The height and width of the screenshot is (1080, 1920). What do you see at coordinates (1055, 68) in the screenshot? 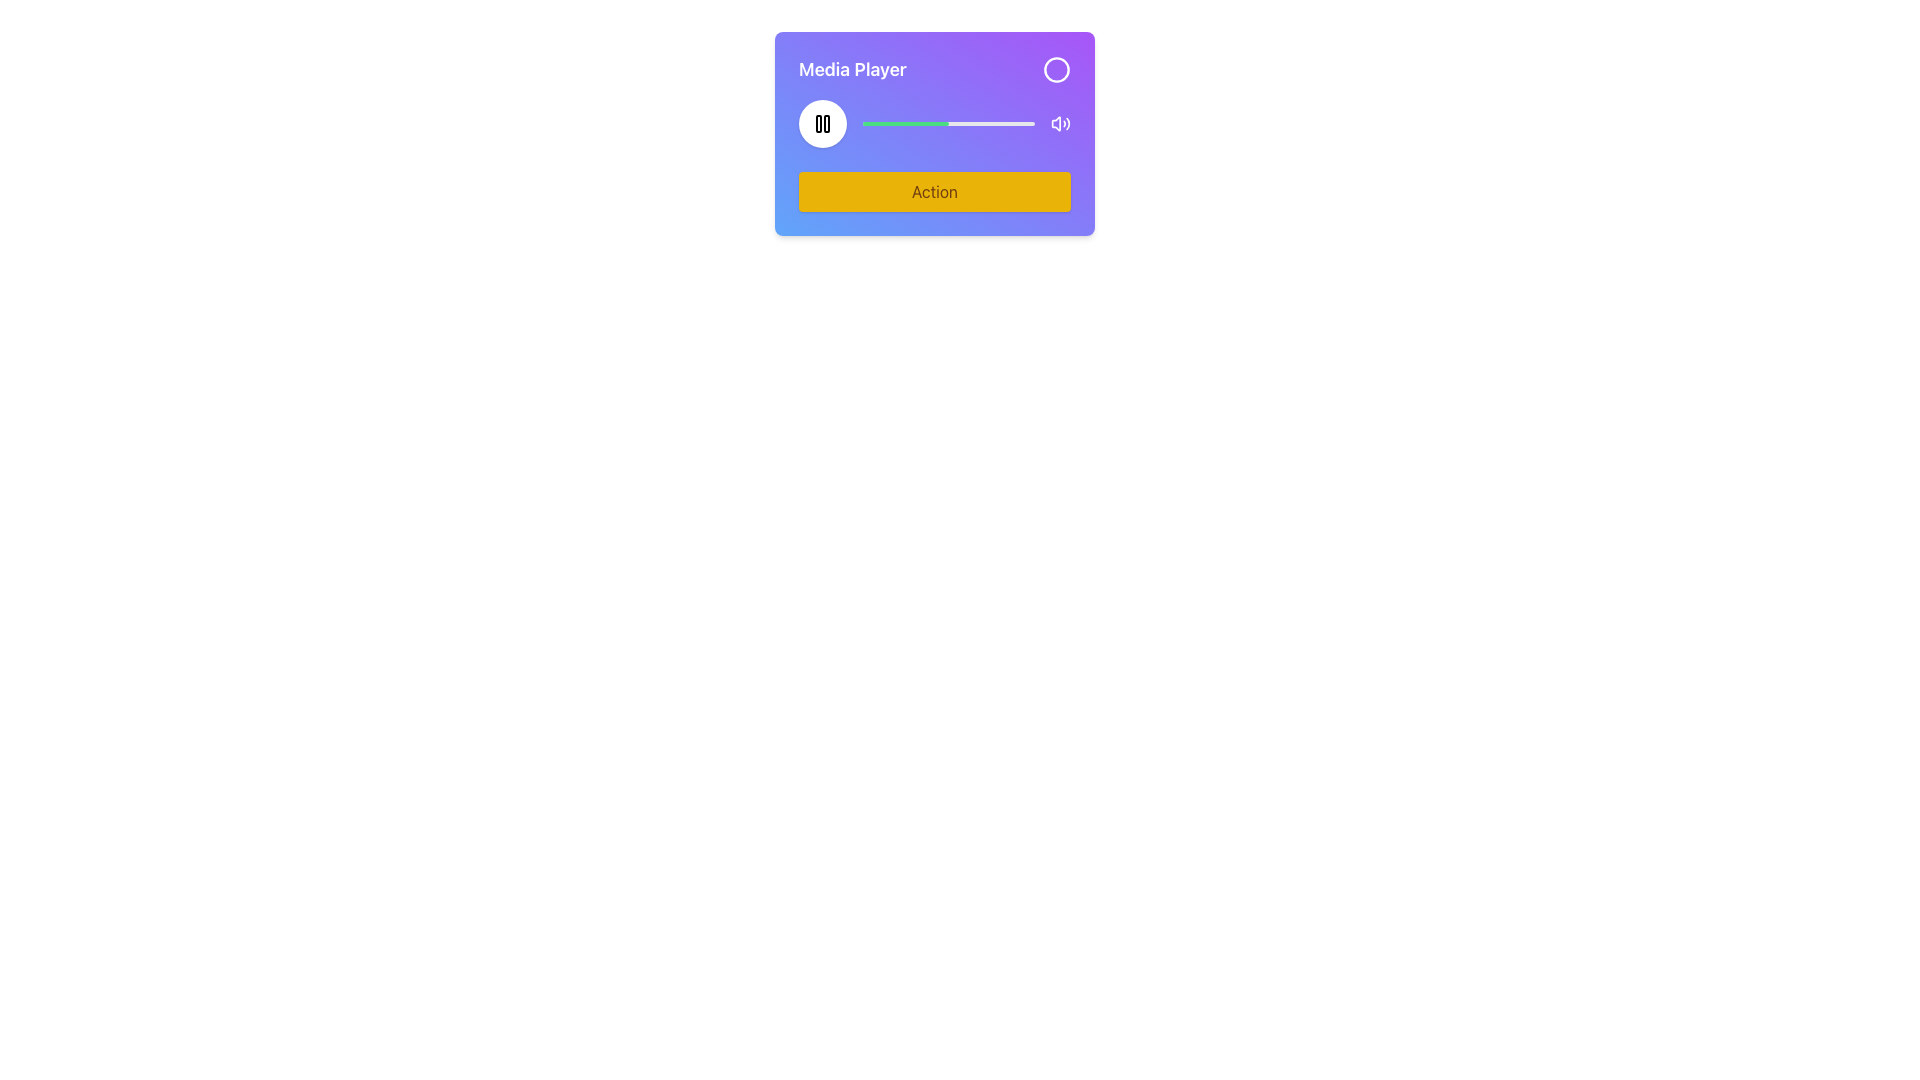
I see `the decorative Circle graphic located in the upper-right corner of the 'Media Player' widget's header area` at bounding box center [1055, 68].